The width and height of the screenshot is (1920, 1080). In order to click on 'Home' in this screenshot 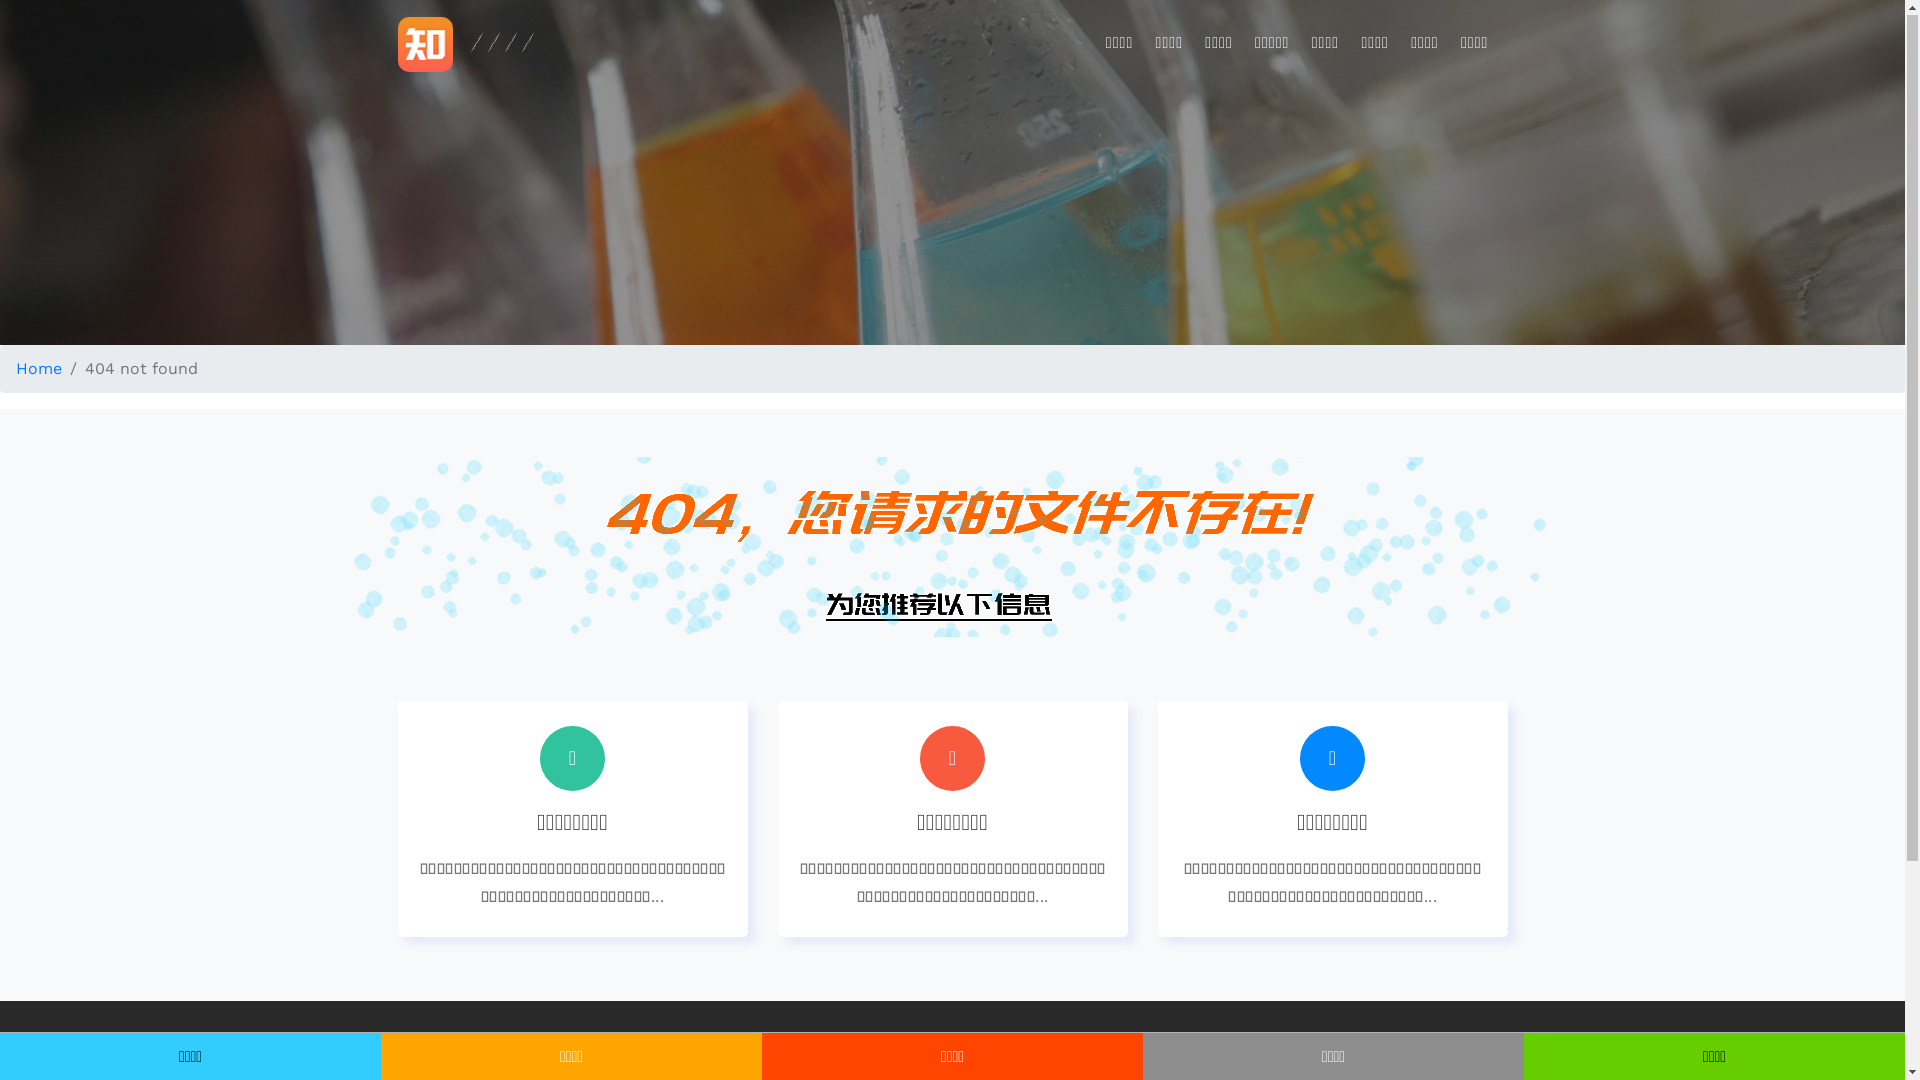, I will do `click(38, 369)`.